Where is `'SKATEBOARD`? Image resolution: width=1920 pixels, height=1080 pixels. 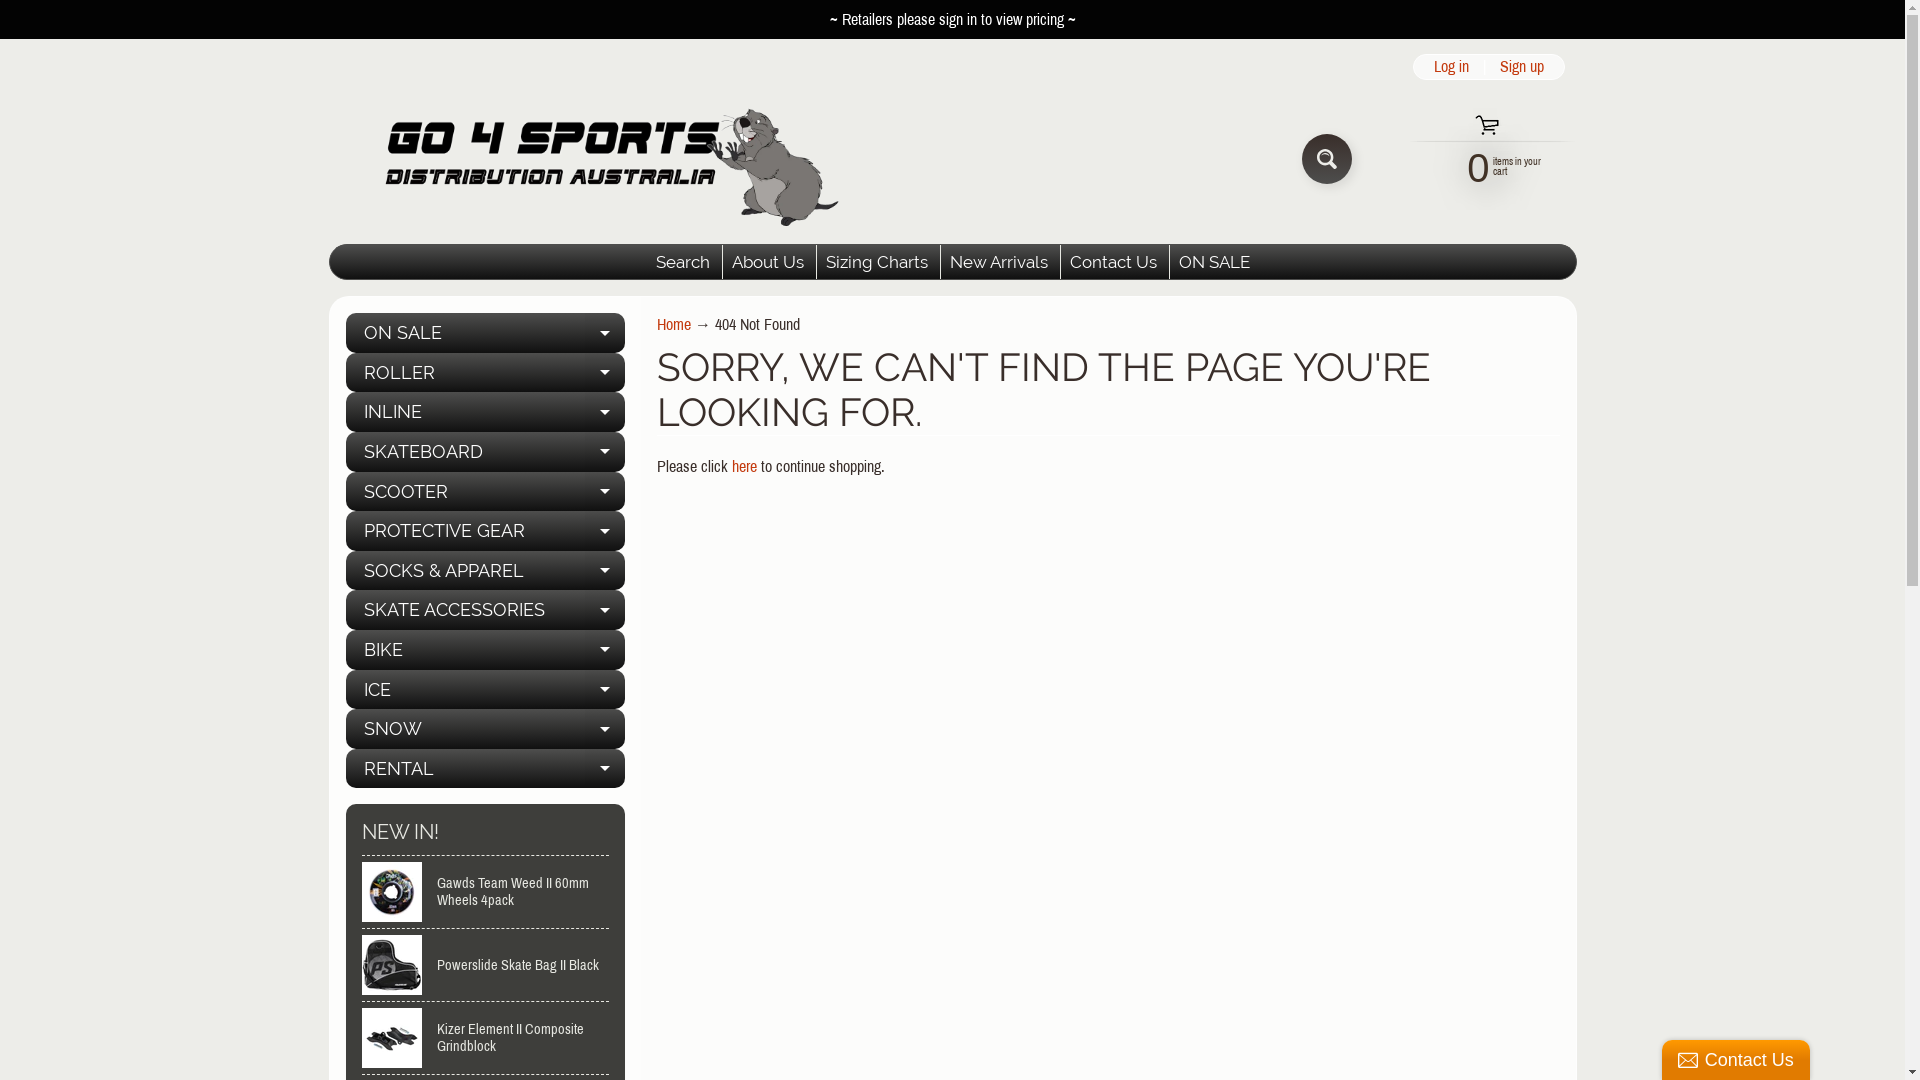
'SKATEBOARD is located at coordinates (345, 451).